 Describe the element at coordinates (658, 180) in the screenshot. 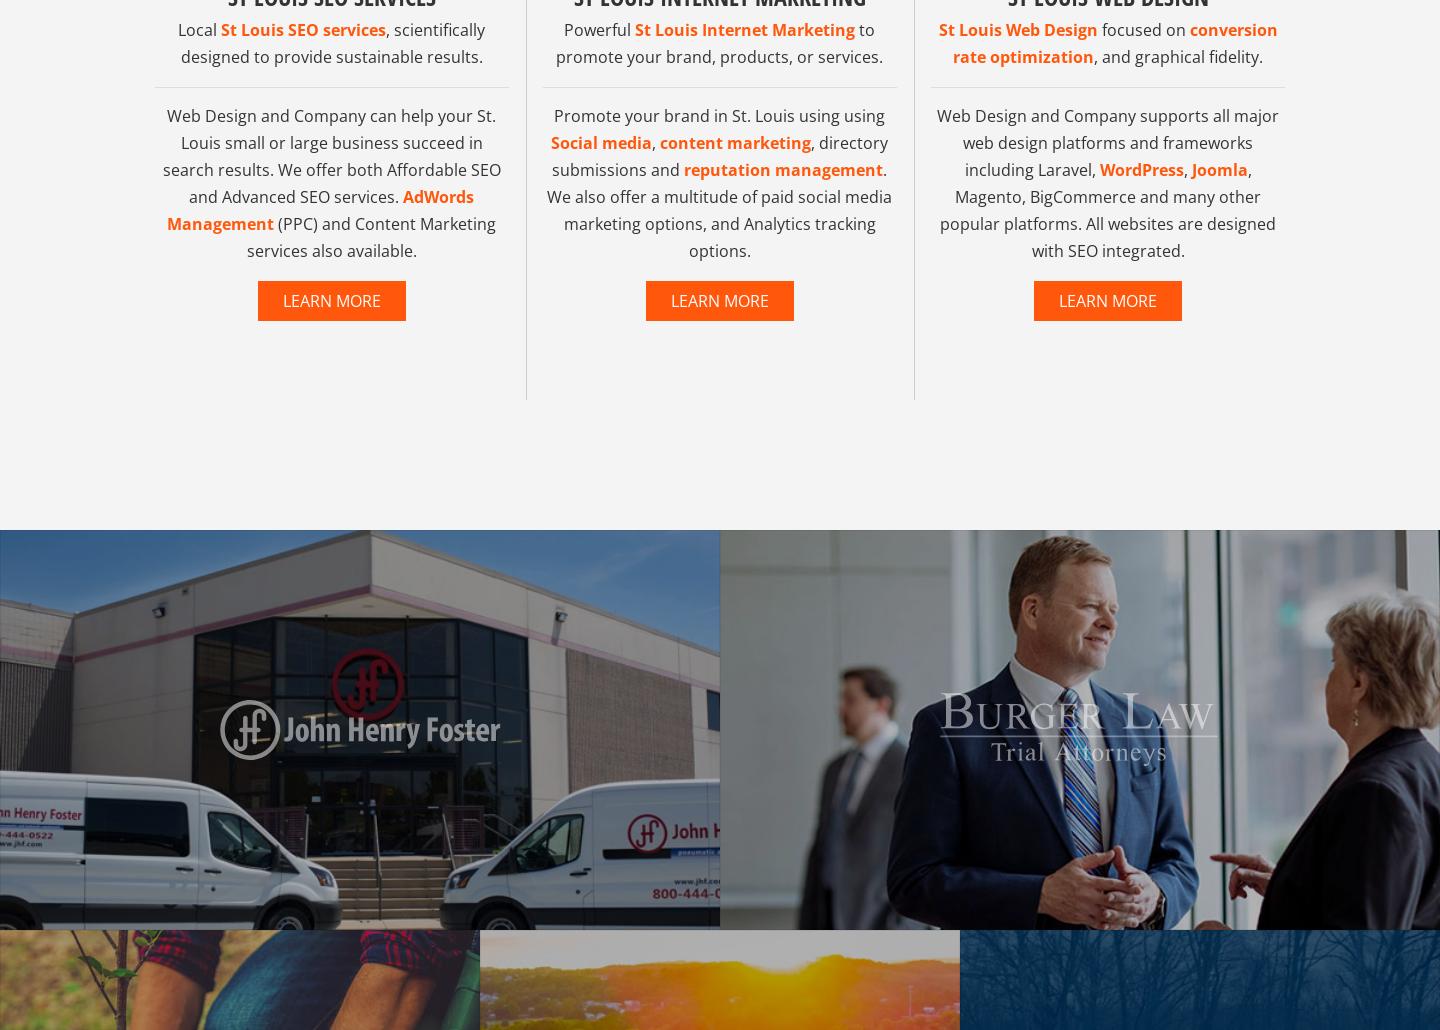

I see `'content marketing'` at that location.